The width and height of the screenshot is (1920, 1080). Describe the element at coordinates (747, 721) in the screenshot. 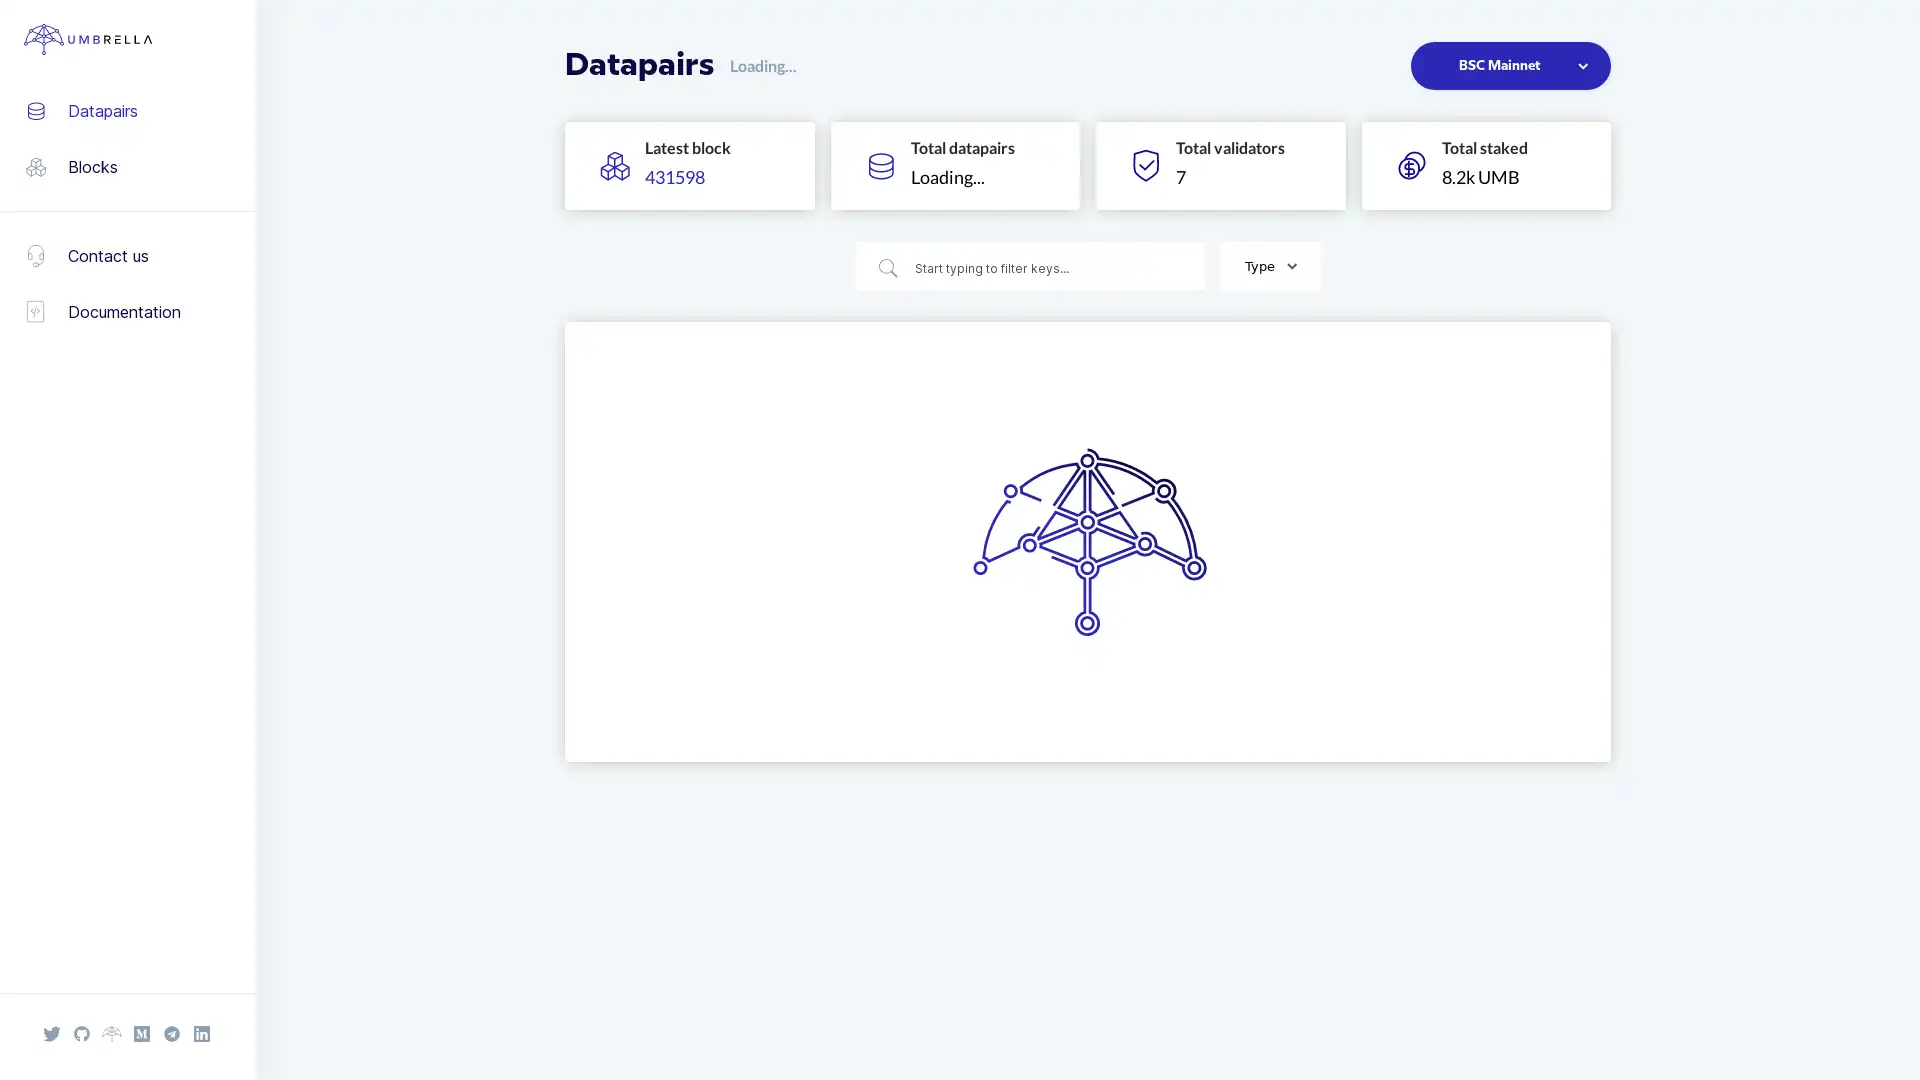

I see `Next page` at that location.